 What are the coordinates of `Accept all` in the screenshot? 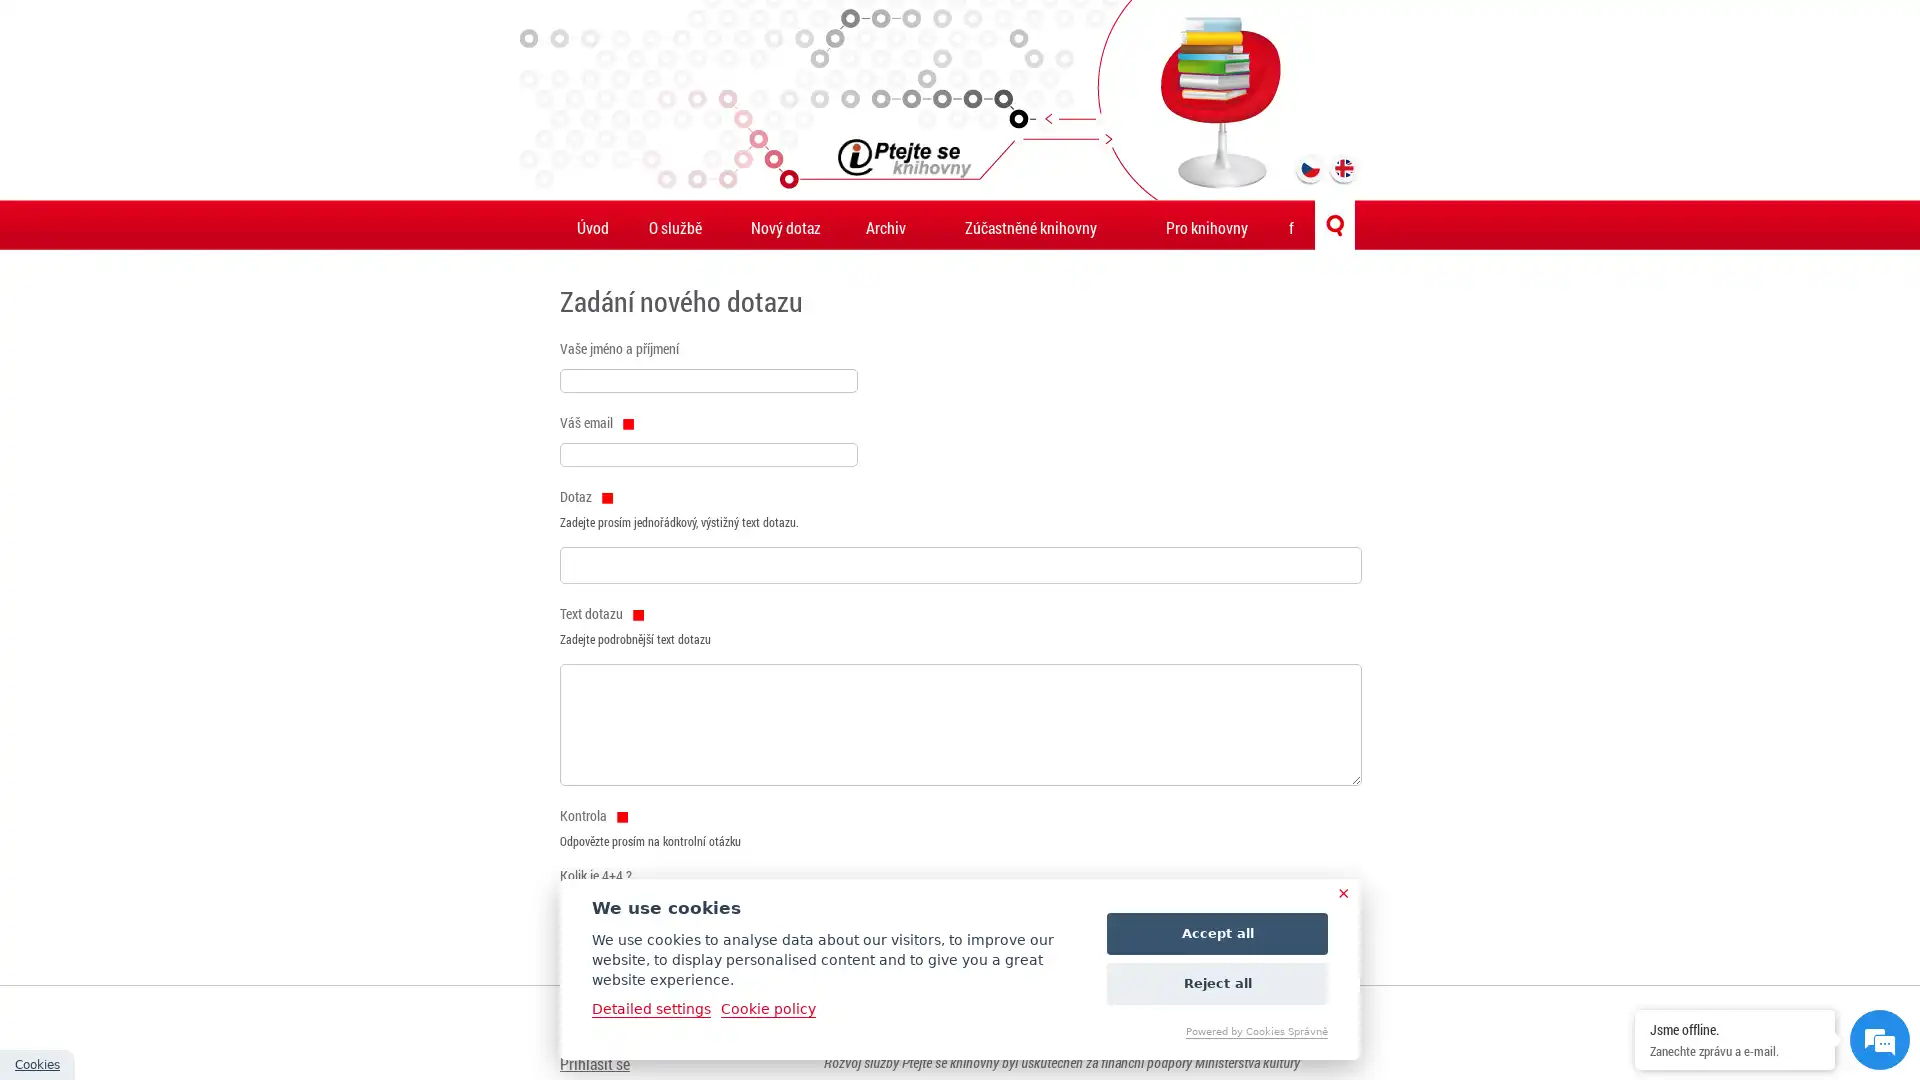 It's located at (1216, 933).